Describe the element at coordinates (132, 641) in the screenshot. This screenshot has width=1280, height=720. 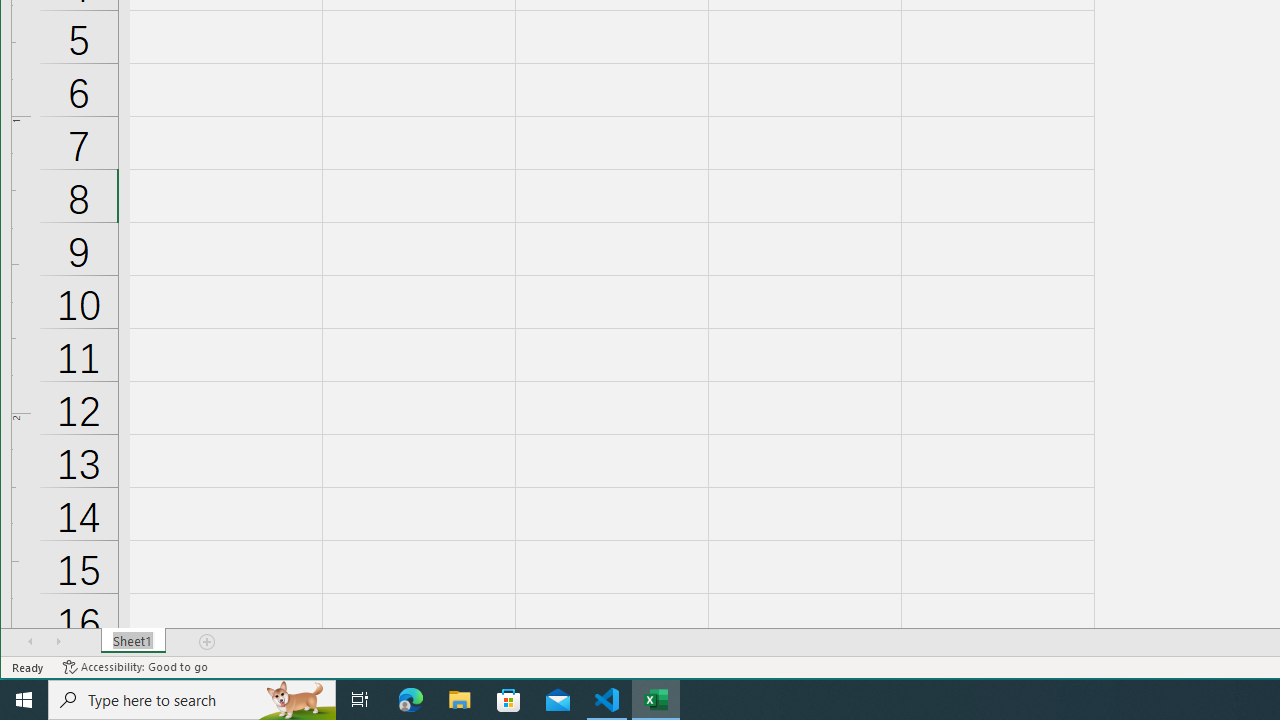
I see `'Sheet Tab'` at that location.